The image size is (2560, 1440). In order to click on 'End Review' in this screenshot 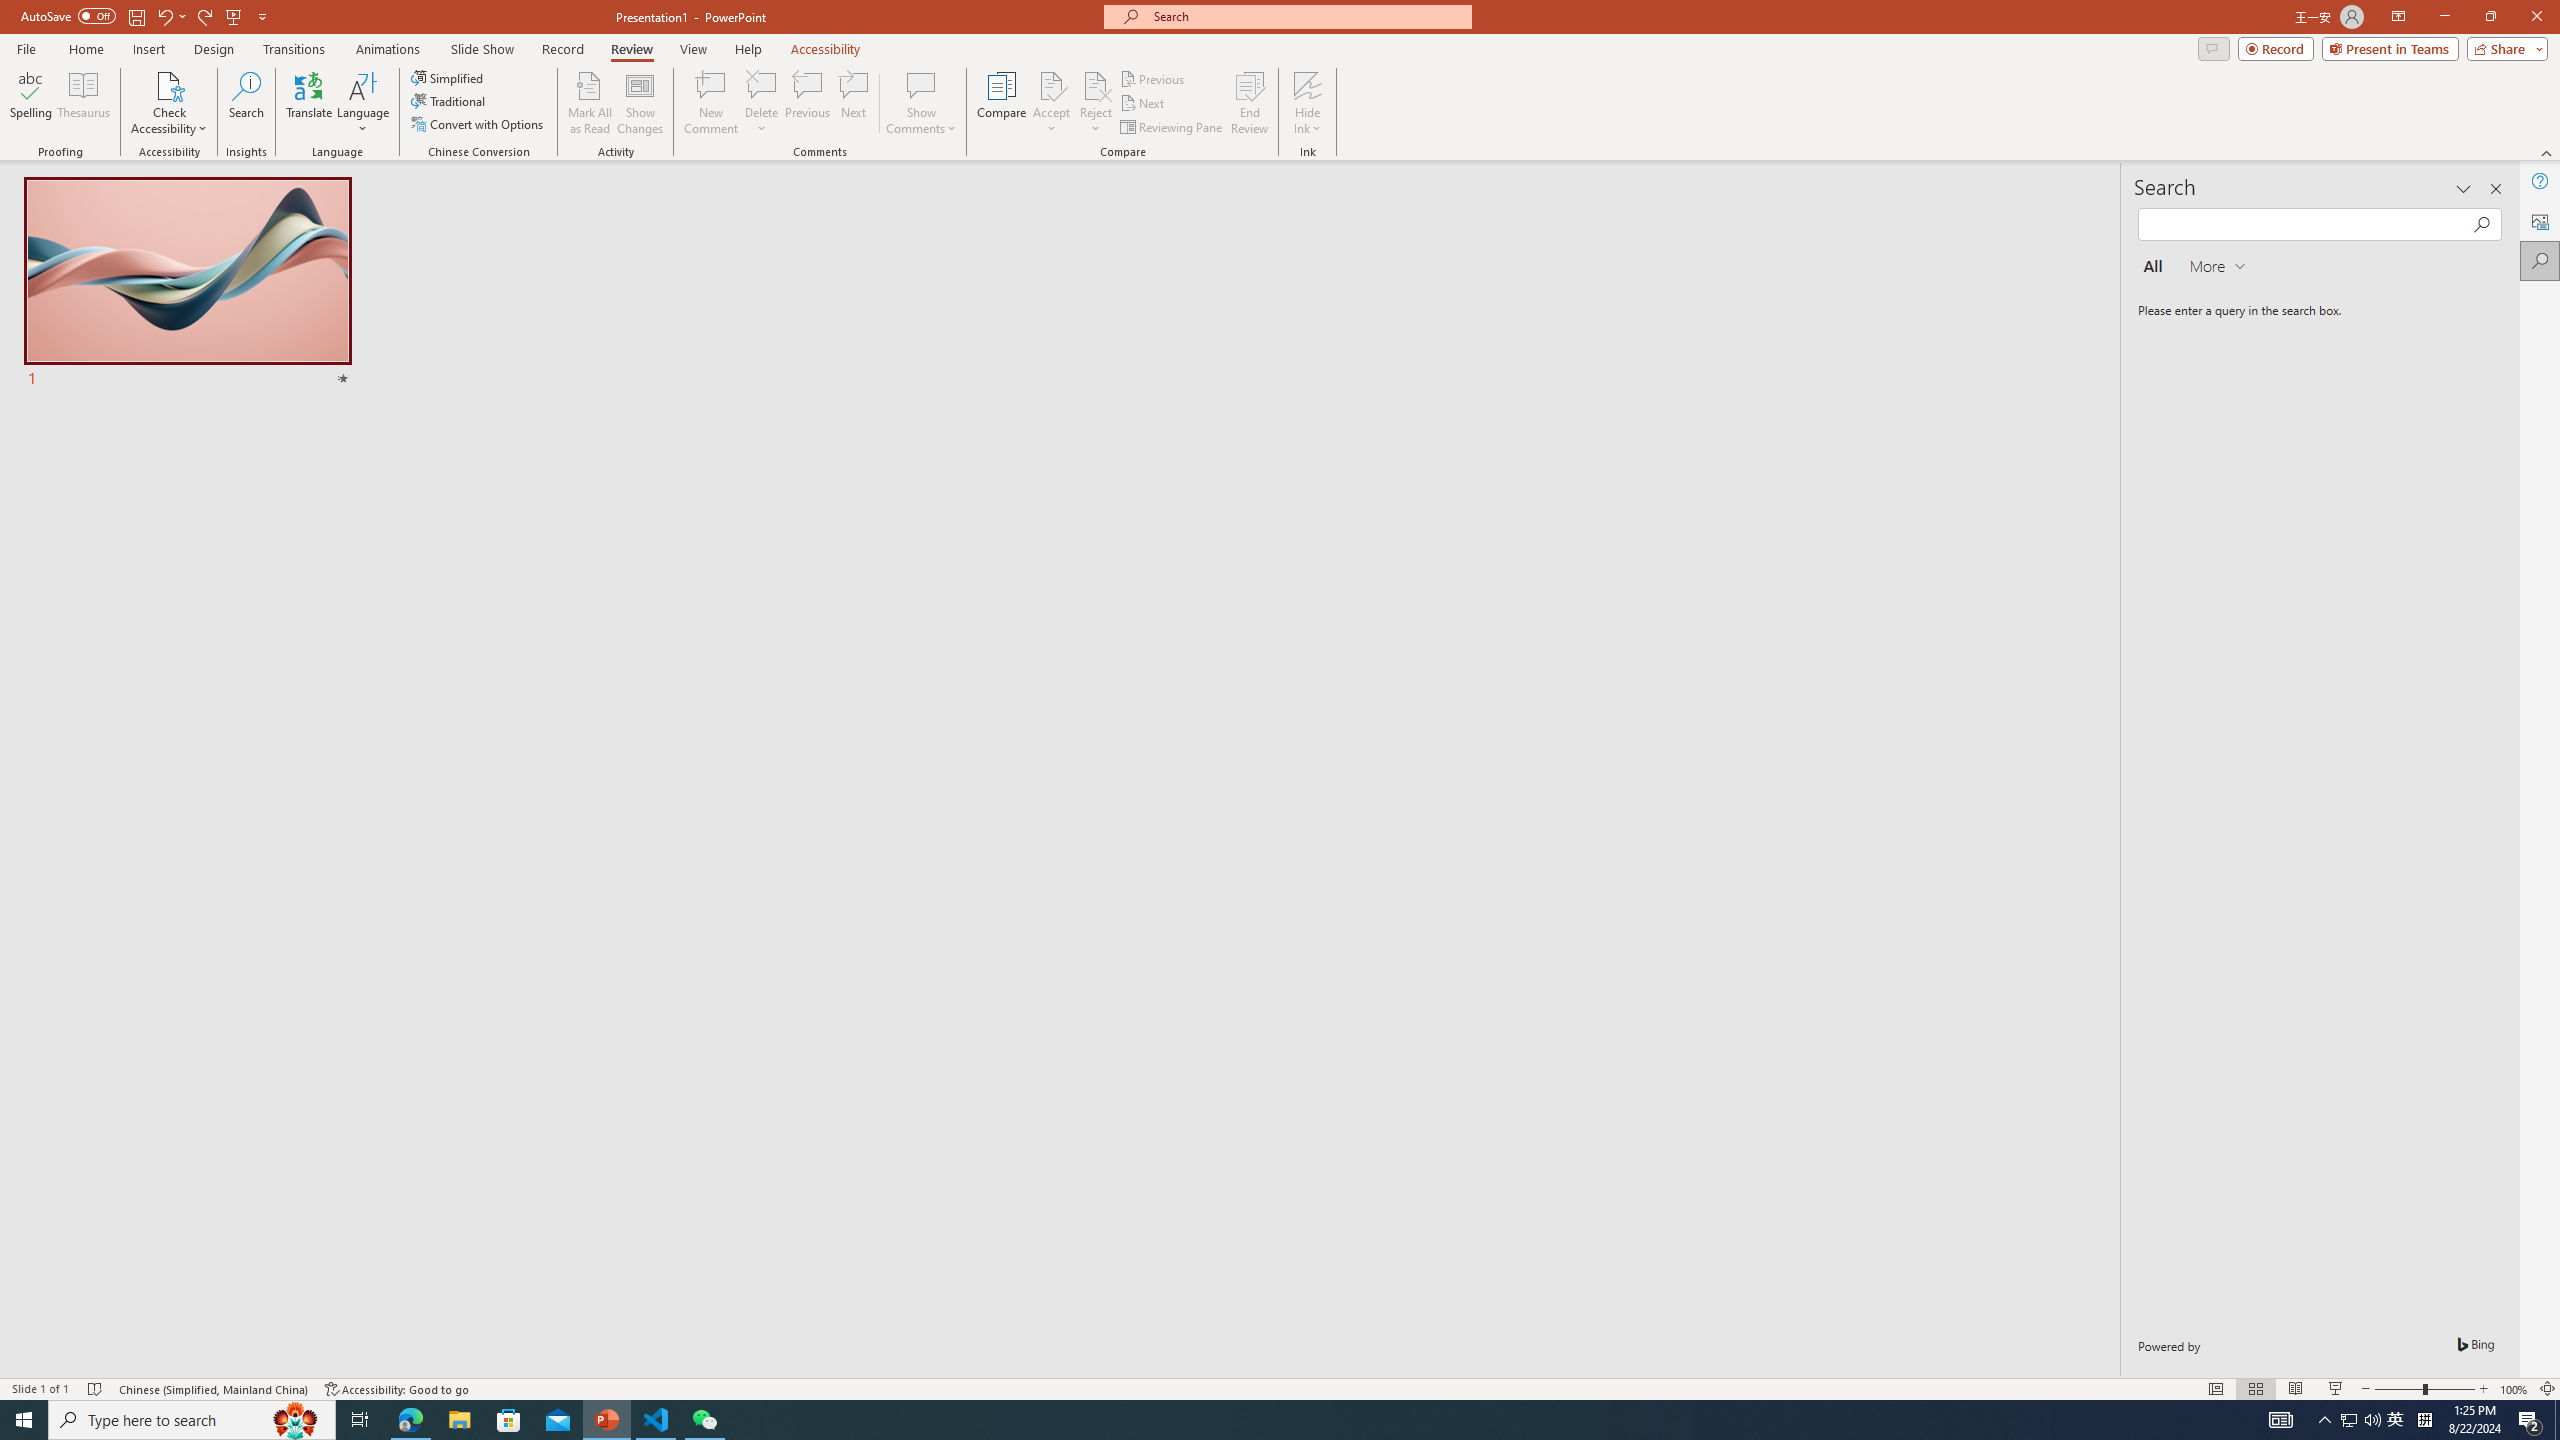, I will do `click(1248, 103)`.